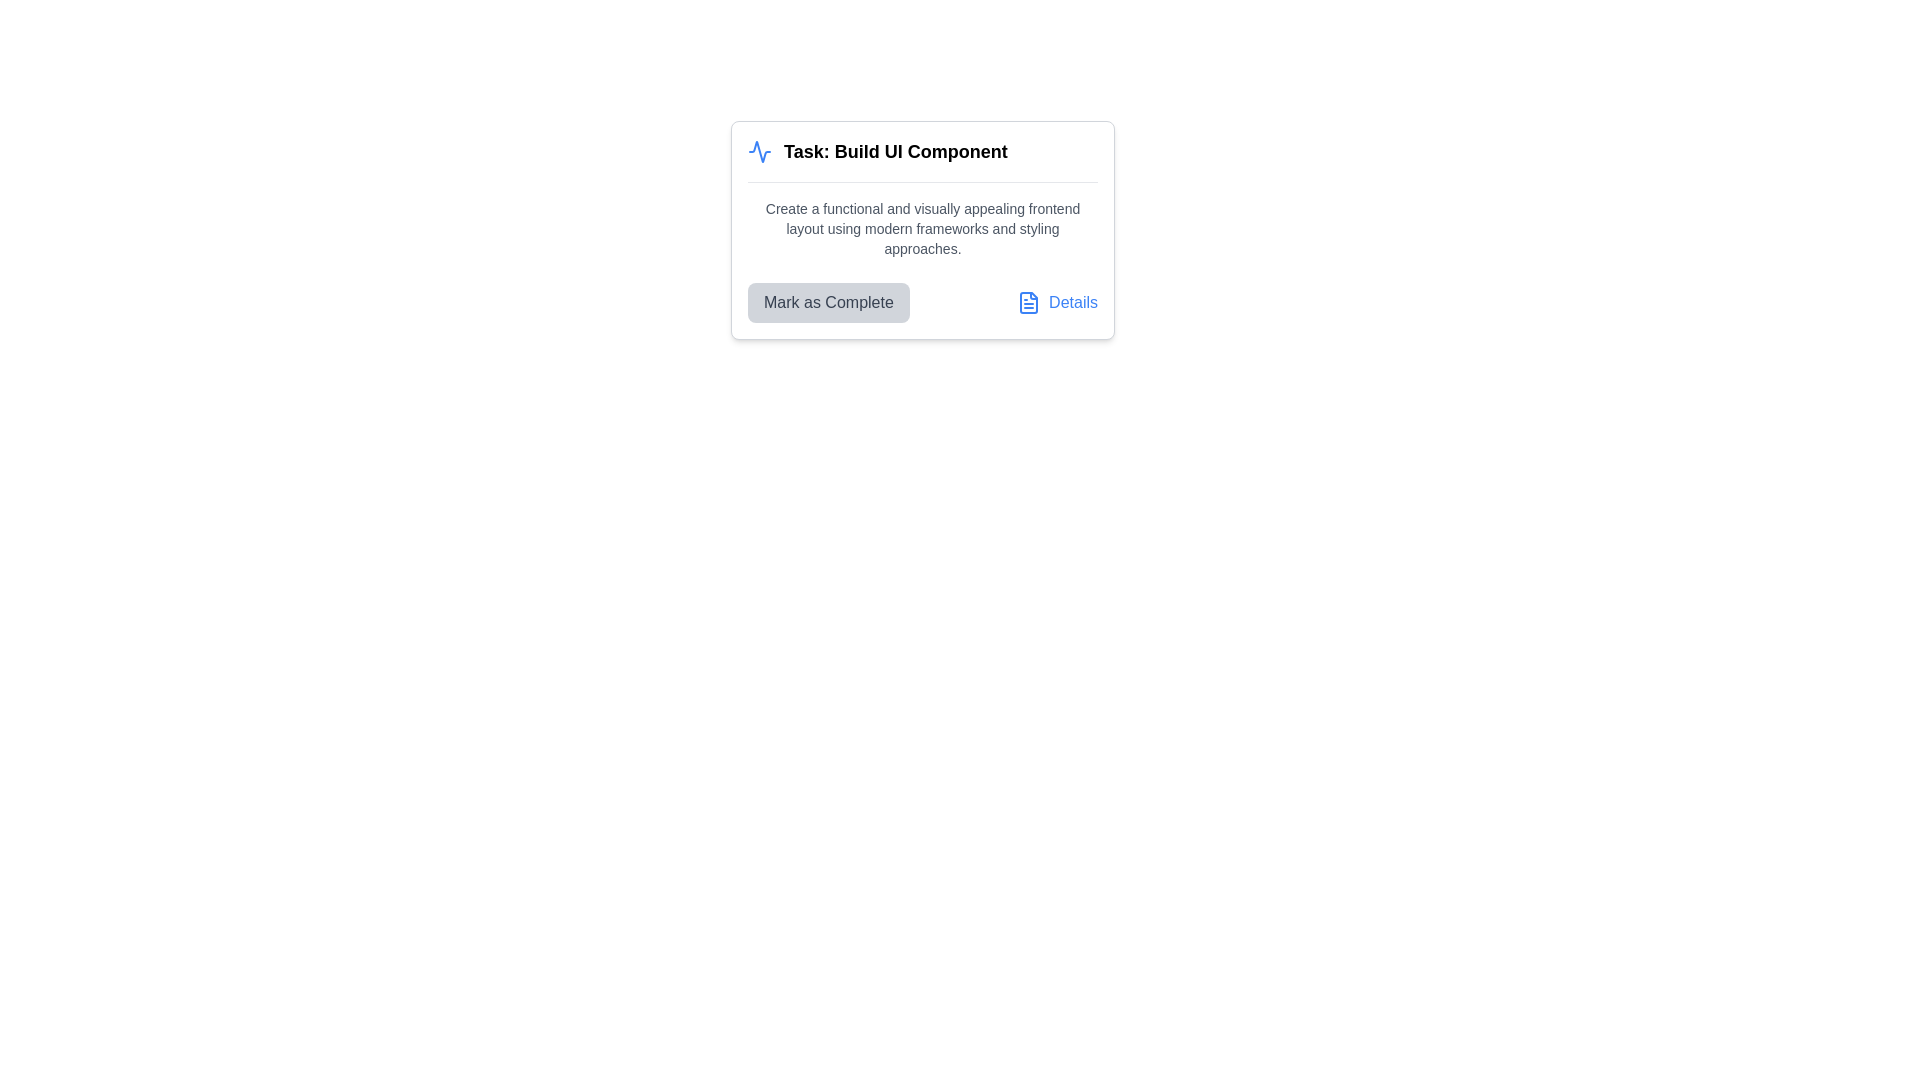 Image resolution: width=1920 pixels, height=1080 pixels. What do you see at coordinates (1056, 303) in the screenshot?
I see `the 'Details' link which is blue and has a document icon on the left, located in the lower-right corner of the card layout` at bounding box center [1056, 303].